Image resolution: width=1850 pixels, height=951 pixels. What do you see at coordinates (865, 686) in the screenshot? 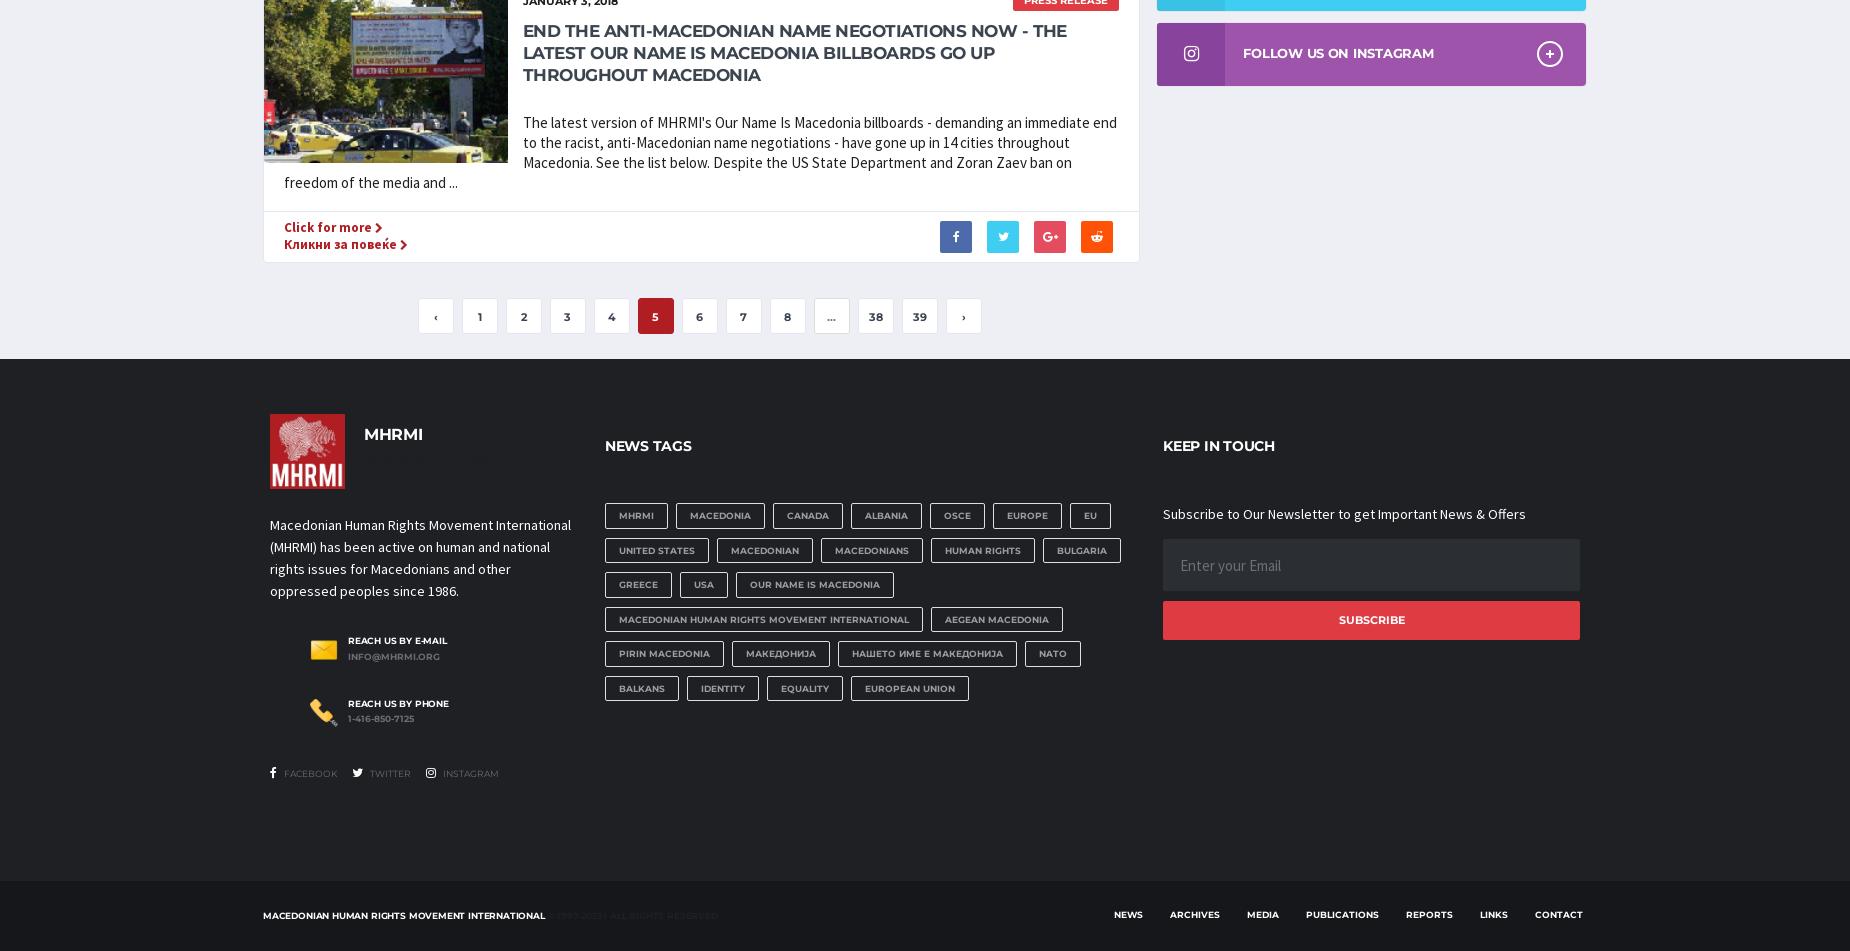
I see `'European Union'` at bounding box center [865, 686].